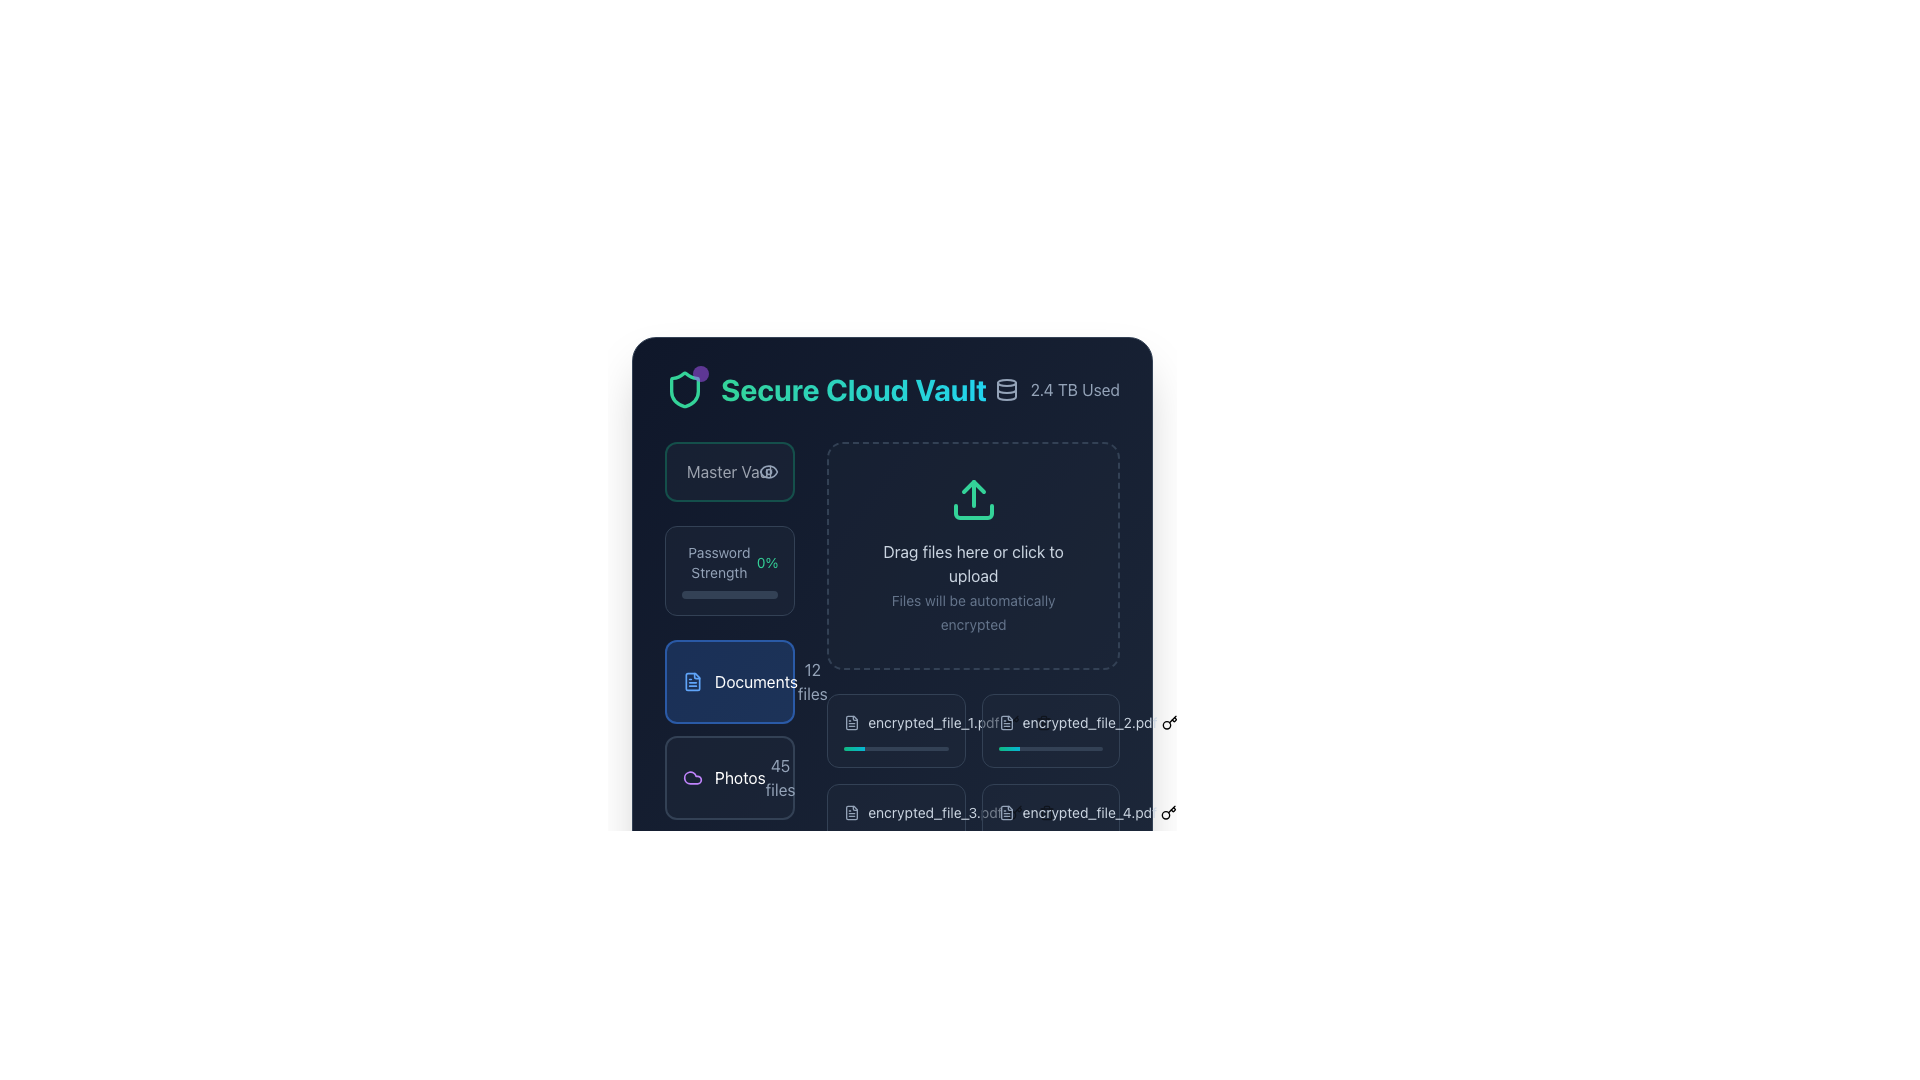 The image size is (1920, 1080). I want to click on the navigational item for photos, which is the second item in a vertical list following 'Documents', so click(729, 777).